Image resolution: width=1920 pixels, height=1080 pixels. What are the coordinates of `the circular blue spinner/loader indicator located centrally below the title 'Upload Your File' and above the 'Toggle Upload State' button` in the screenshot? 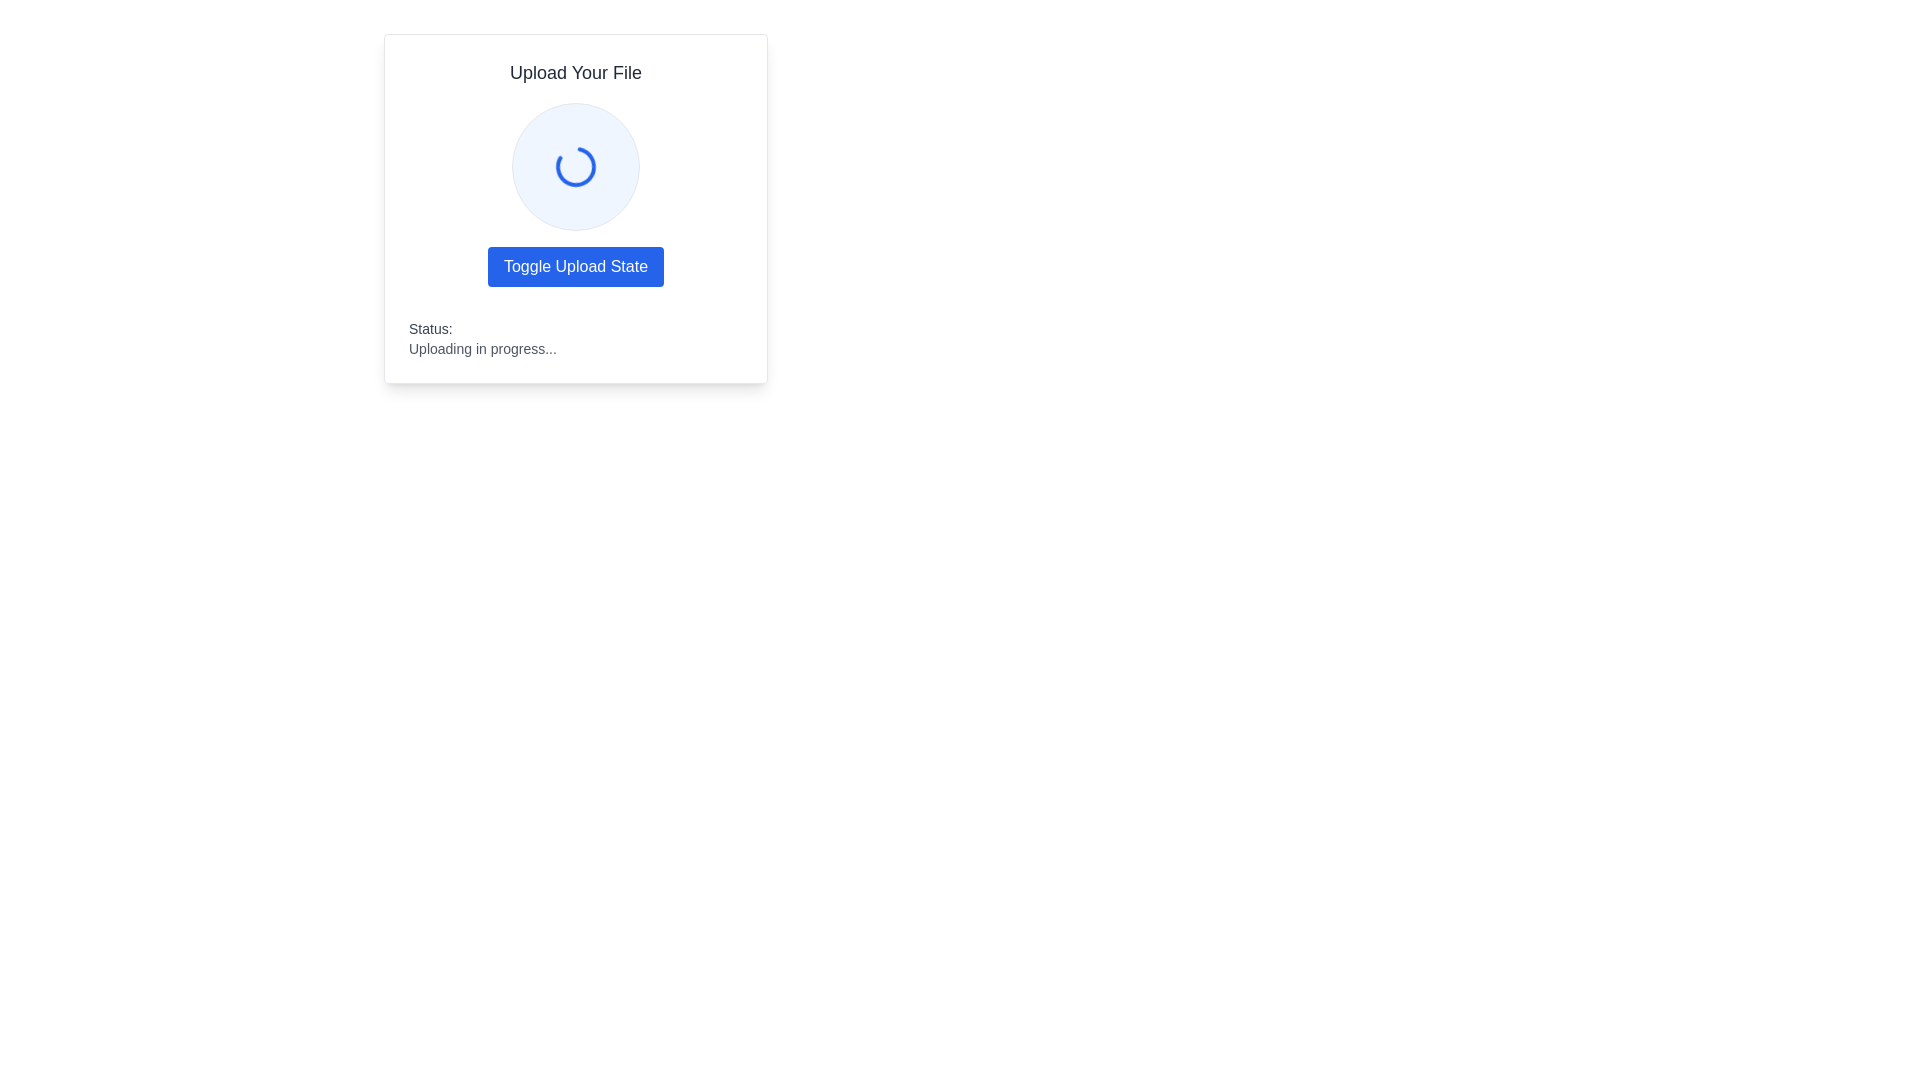 It's located at (575, 165).